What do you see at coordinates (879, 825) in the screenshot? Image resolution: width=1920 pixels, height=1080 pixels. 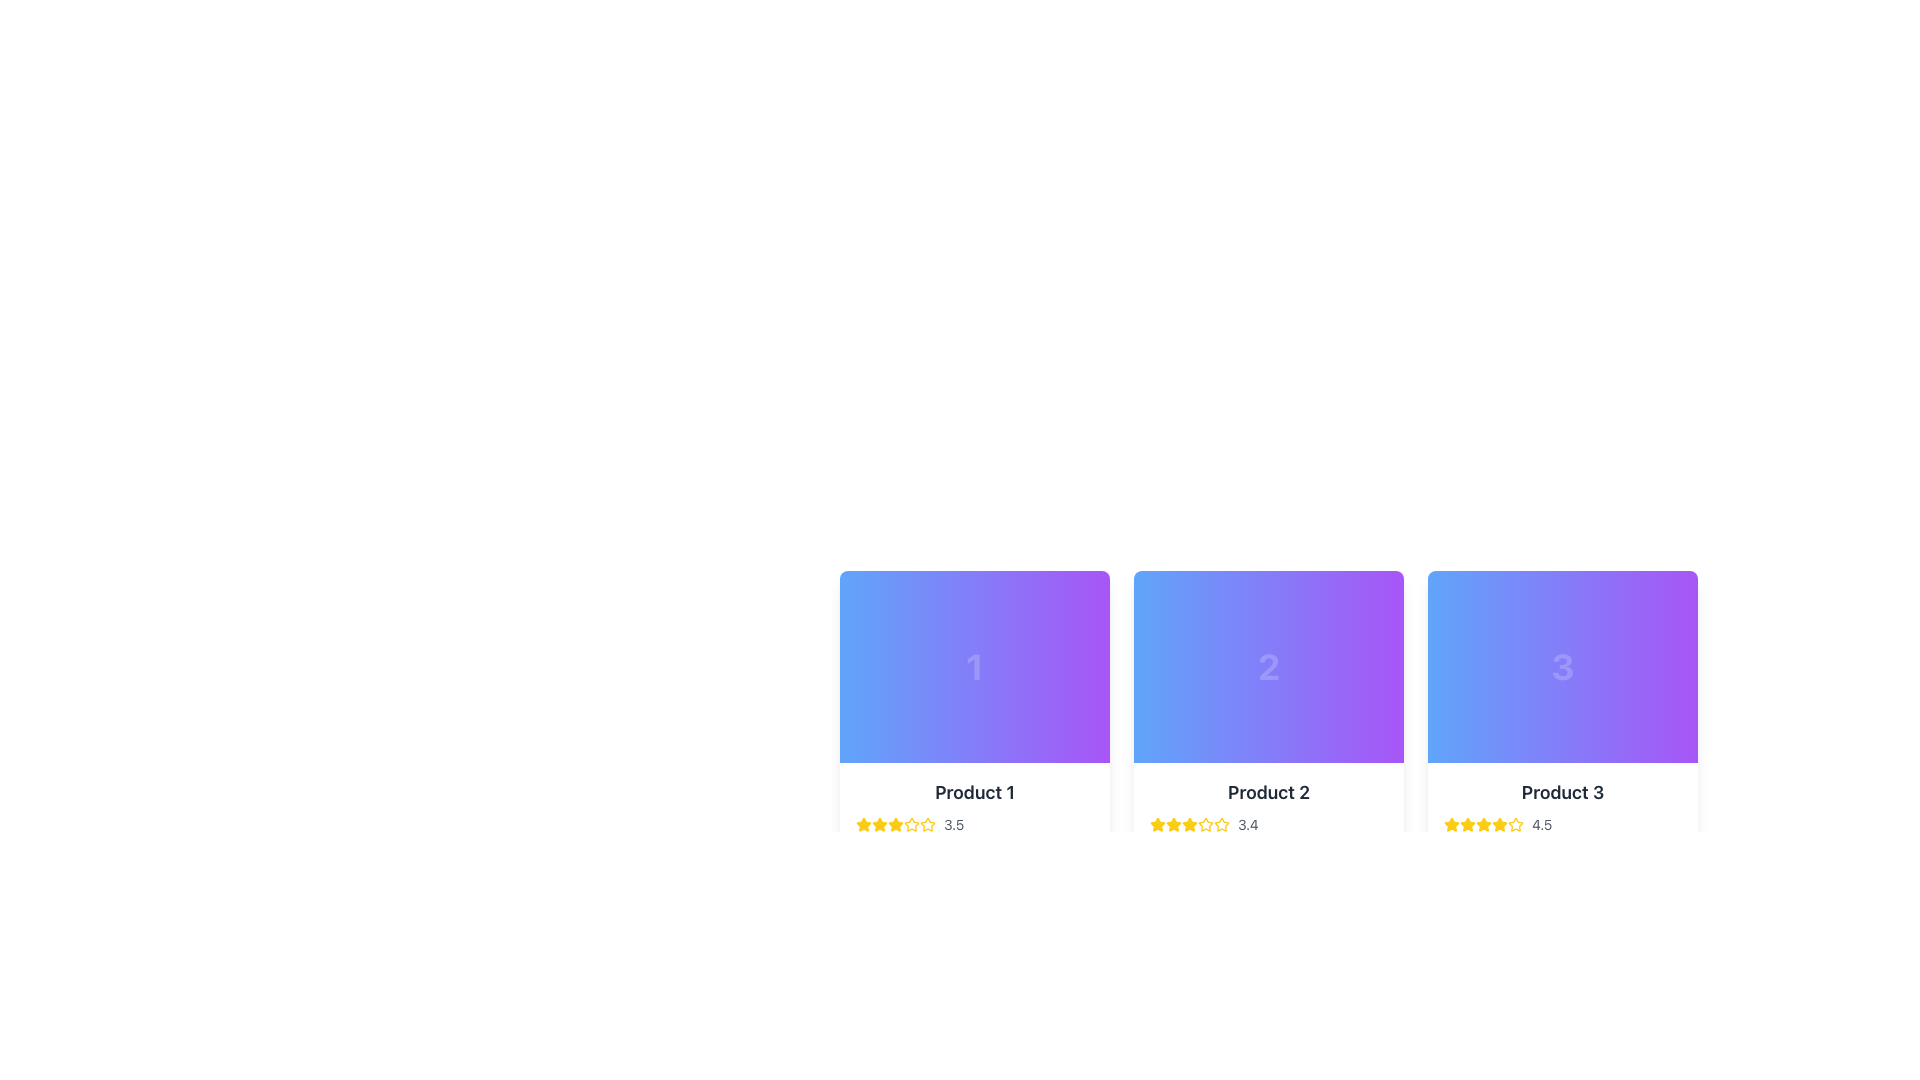 I see `the second star icon in the five-star rating system located directly below the 'Product 1' title card` at bounding box center [879, 825].